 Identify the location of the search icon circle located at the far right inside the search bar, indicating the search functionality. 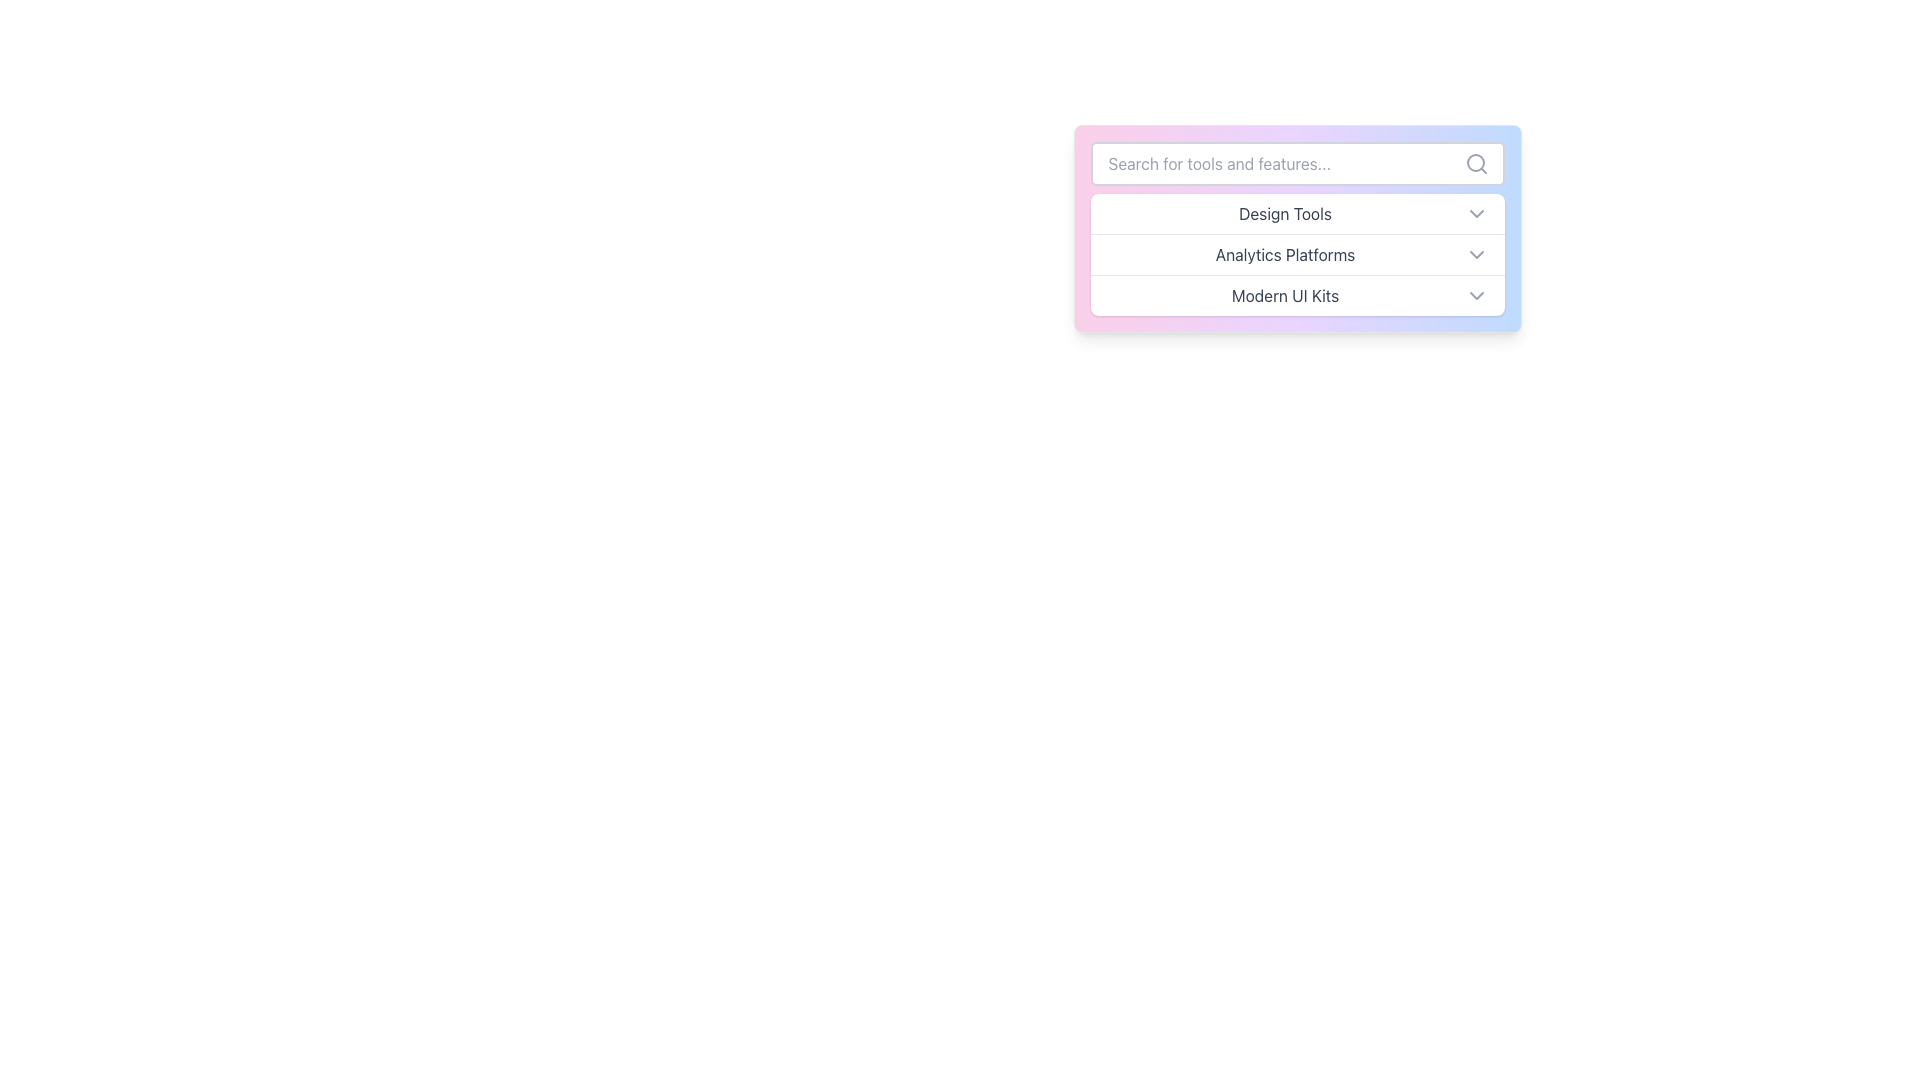
(1475, 161).